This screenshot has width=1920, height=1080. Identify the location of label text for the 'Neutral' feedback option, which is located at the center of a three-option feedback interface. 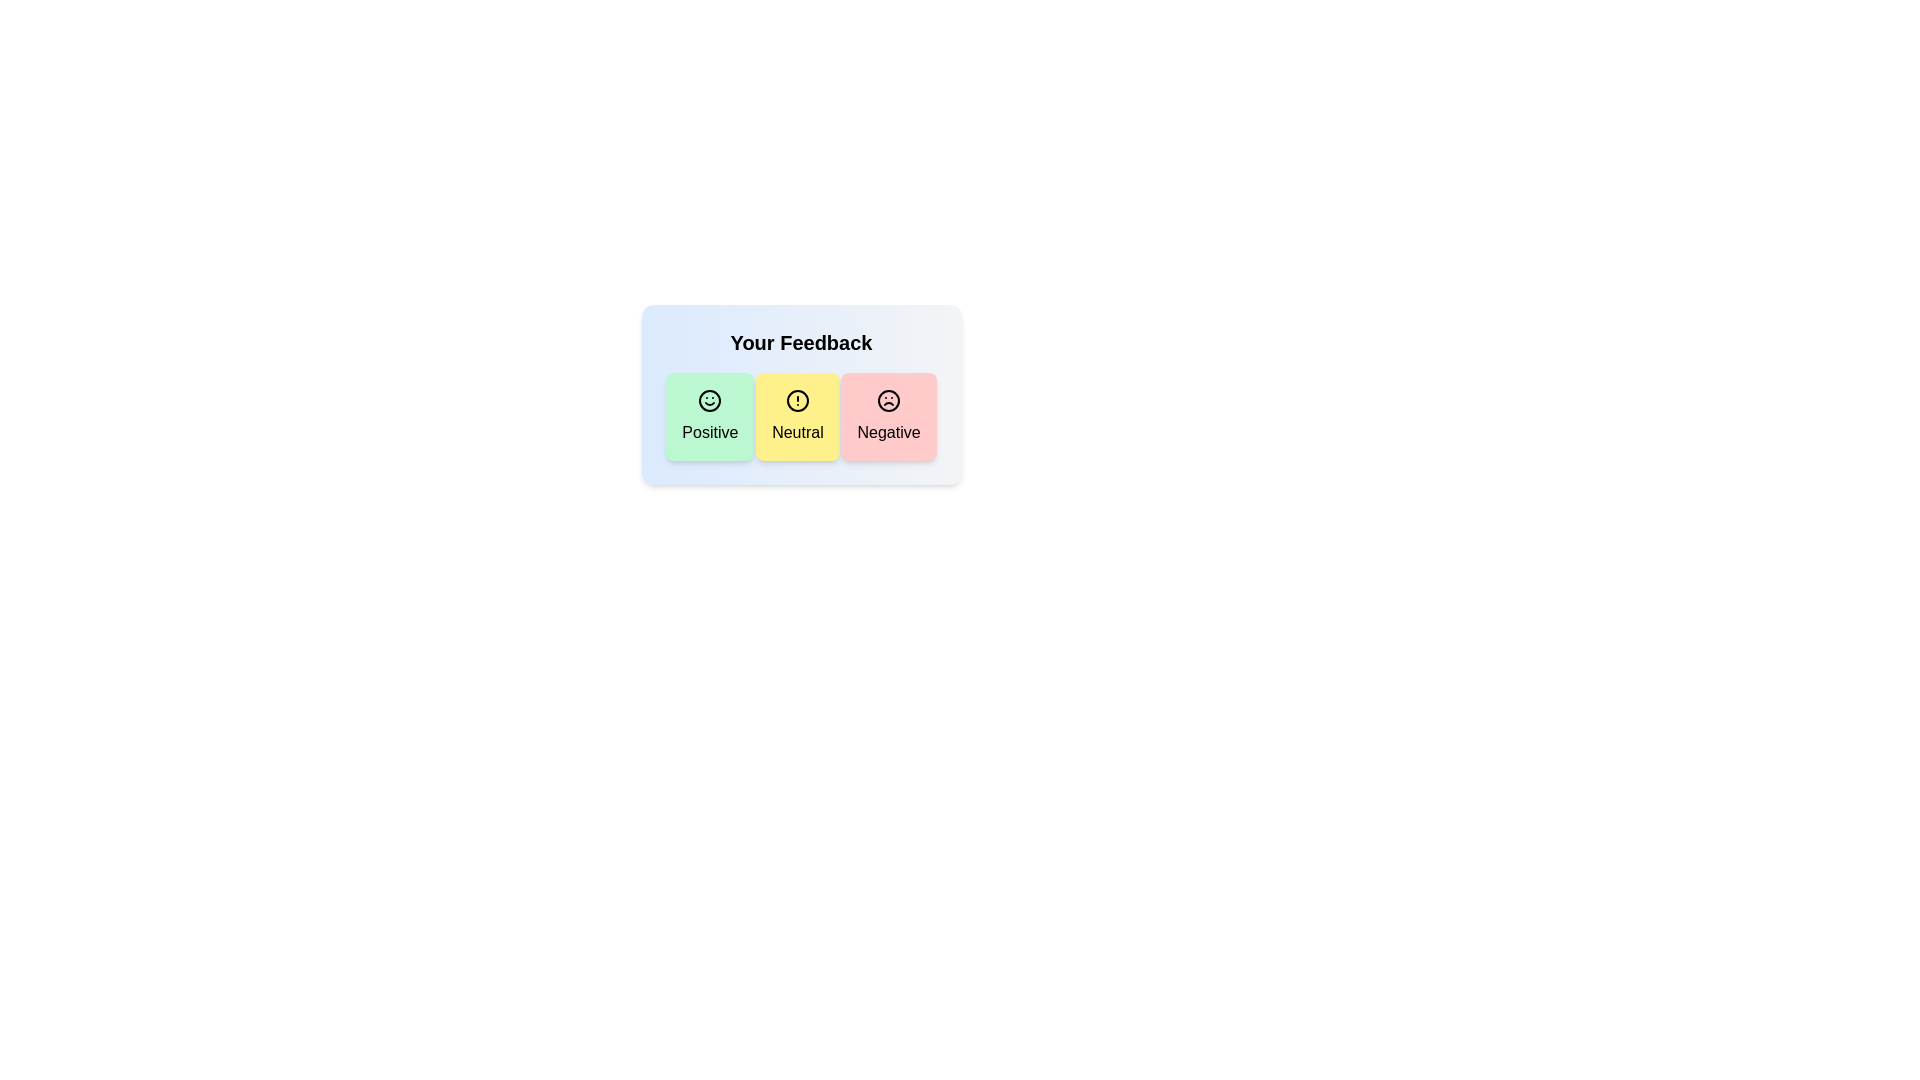
(796, 431).